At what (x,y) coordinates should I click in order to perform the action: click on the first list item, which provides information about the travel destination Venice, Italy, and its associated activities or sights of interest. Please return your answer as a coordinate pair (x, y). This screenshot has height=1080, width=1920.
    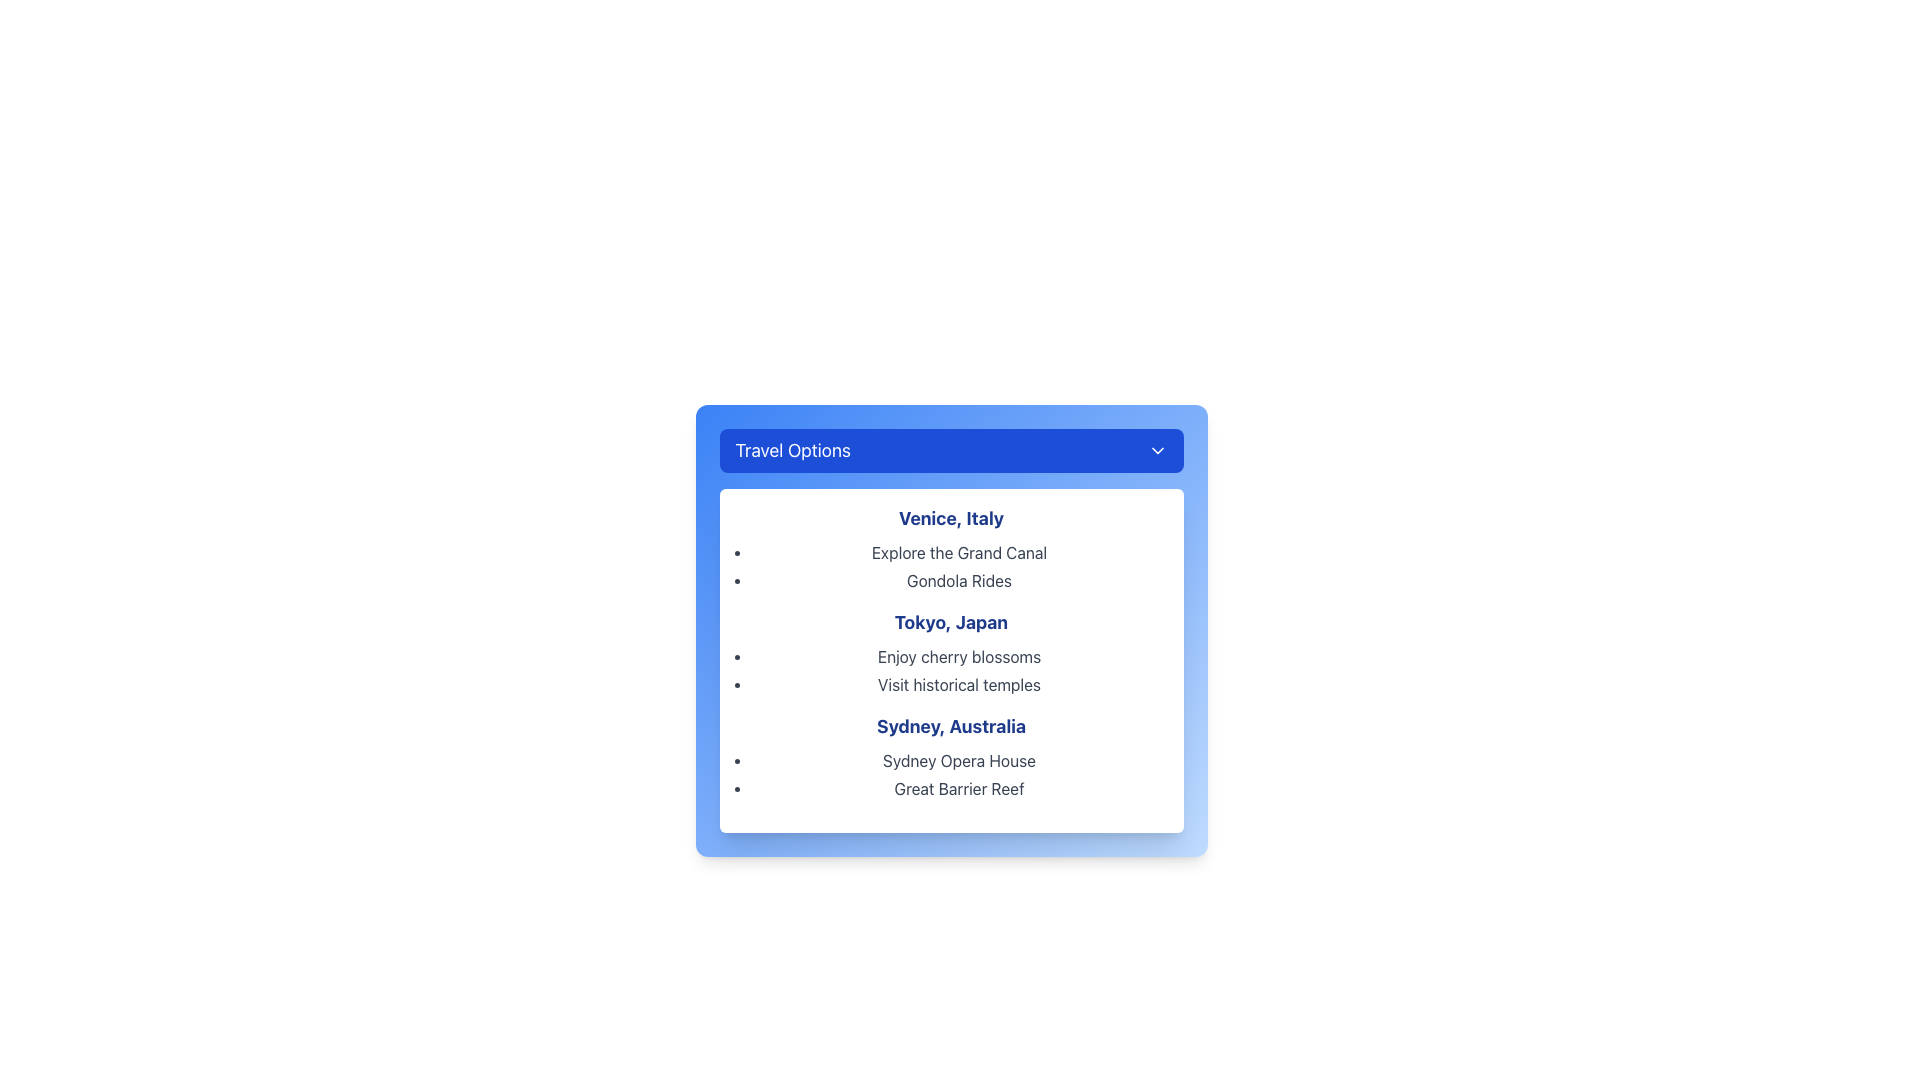
    Looking at the image, I should click on (950, 548).